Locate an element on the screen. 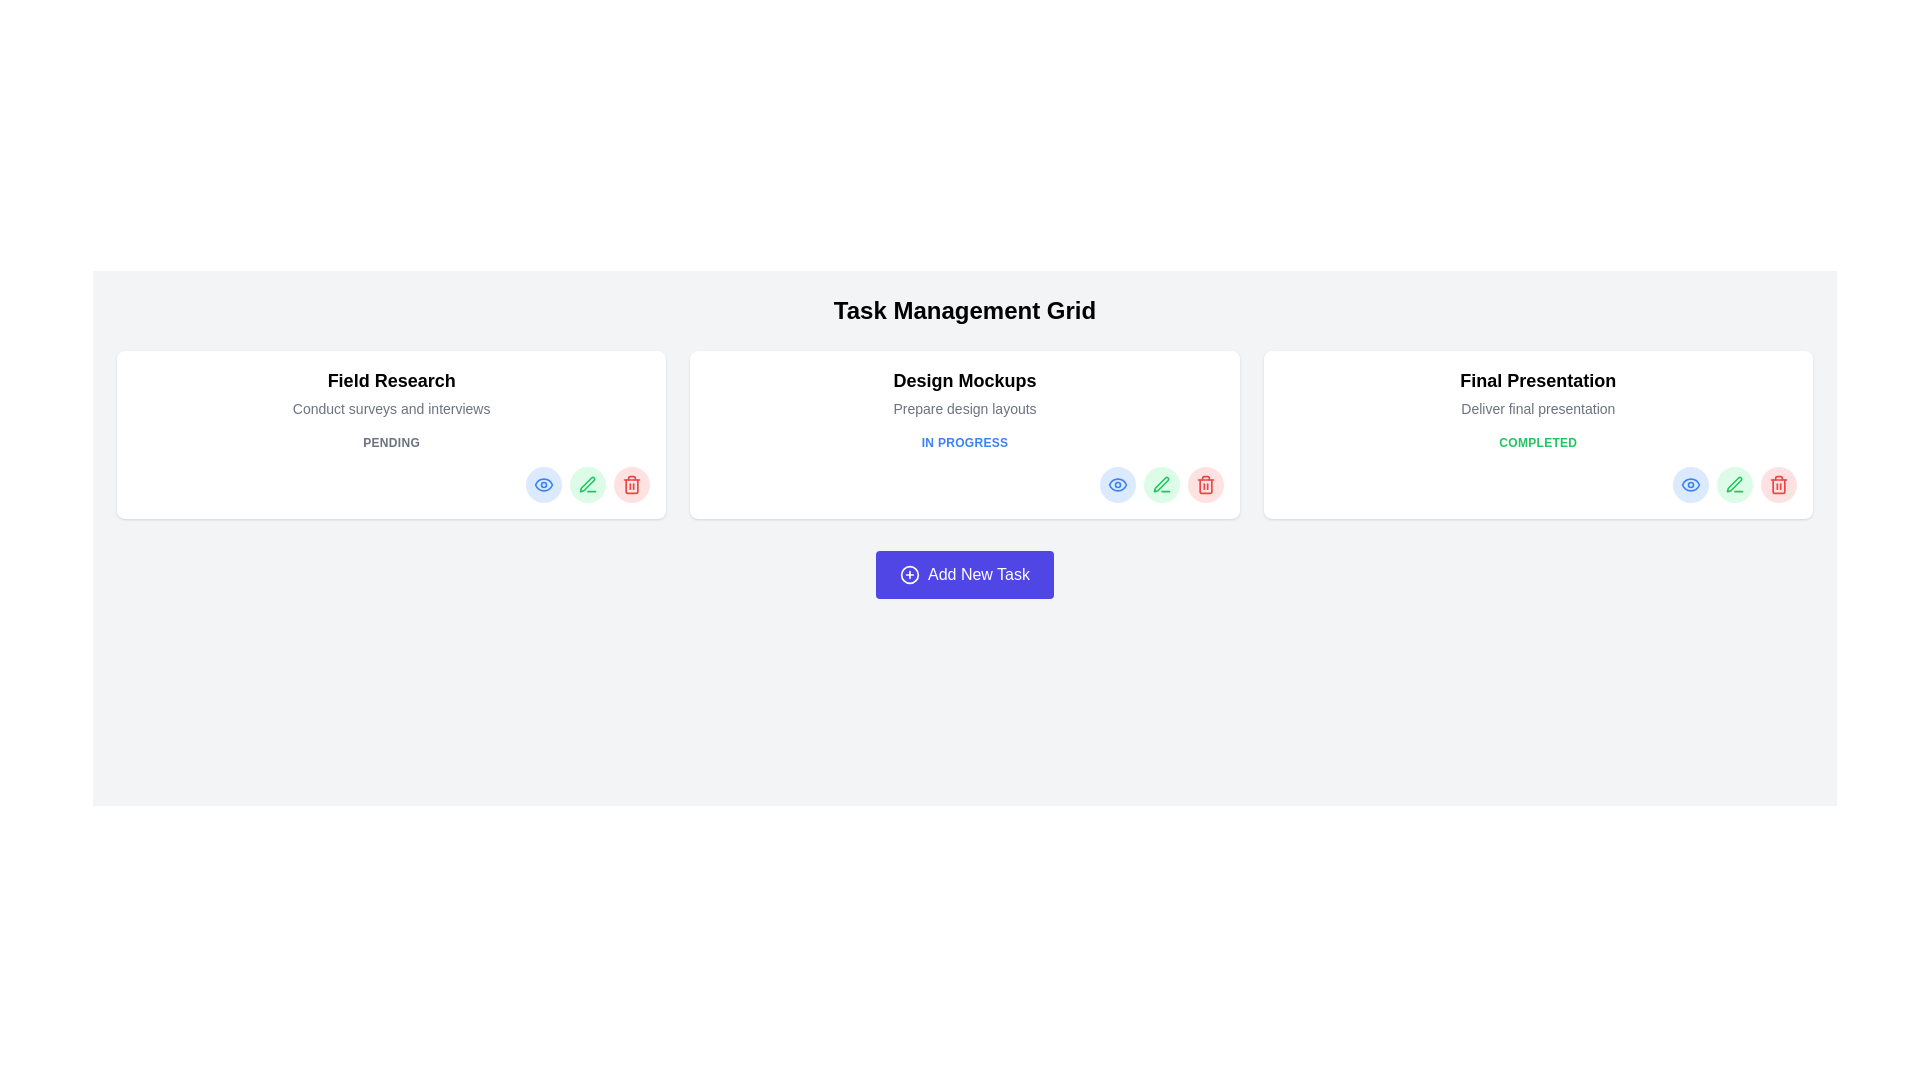  text content of the Header titled 'Final Presentation' located at the top of the rightmost card in the Task Management Grid interface is located at coordinates (1537, 381).